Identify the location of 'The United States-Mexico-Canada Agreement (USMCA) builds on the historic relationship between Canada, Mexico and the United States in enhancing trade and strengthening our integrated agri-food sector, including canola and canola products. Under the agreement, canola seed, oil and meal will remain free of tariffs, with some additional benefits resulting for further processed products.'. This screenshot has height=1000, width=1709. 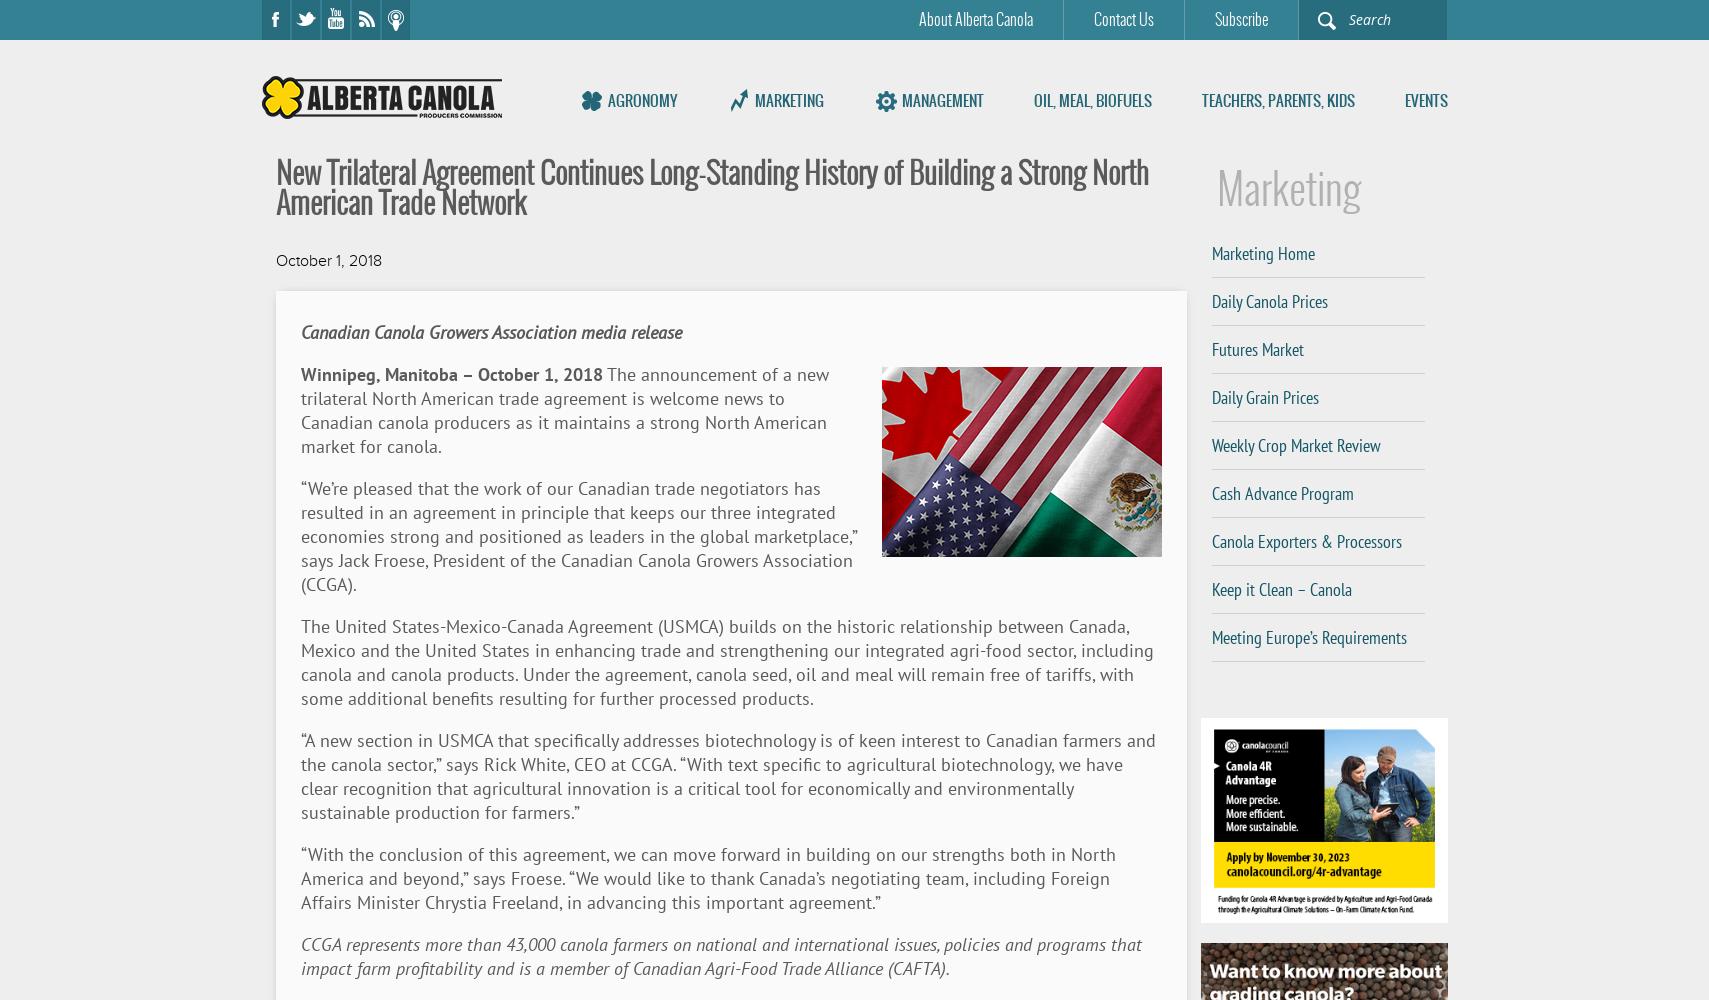
(726, 662).